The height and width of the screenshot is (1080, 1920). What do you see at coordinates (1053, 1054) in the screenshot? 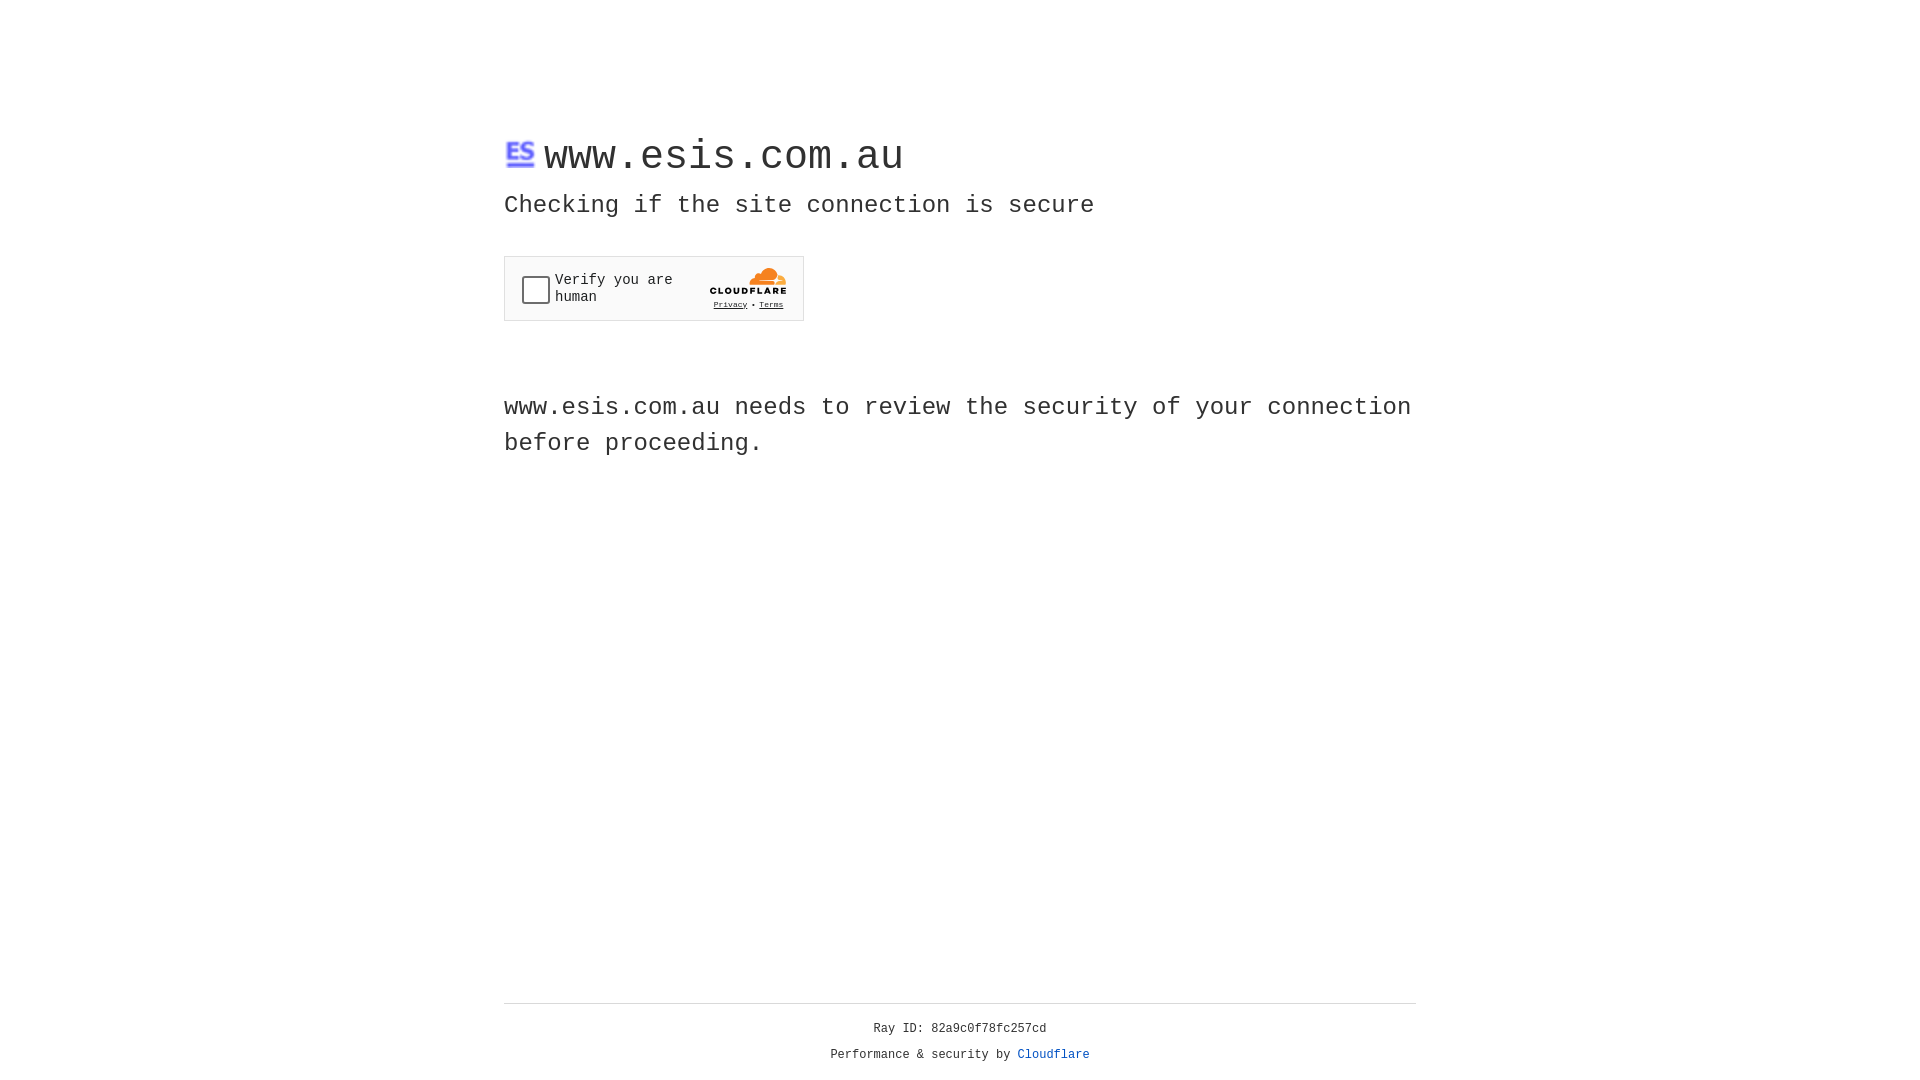
I see `'Cloudflare'` at bounding box center [1053, 1054].